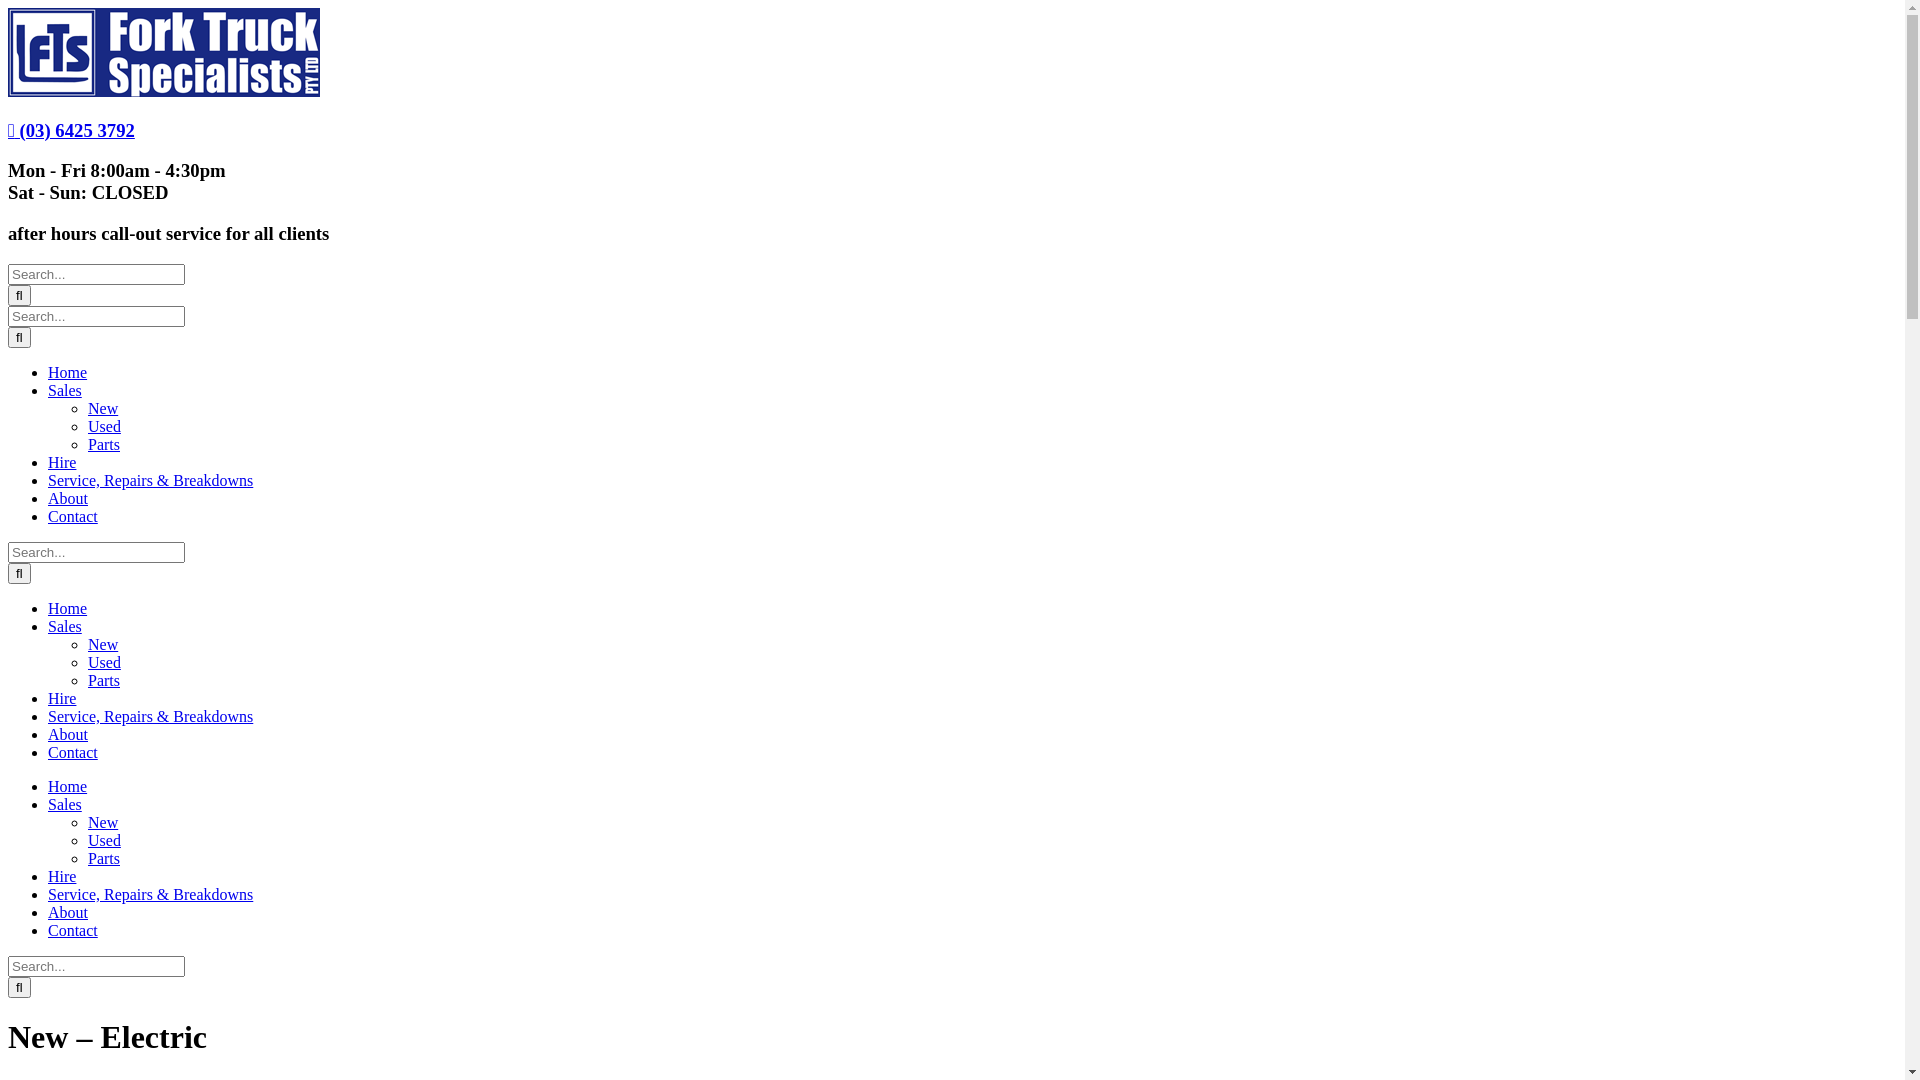  I want to click on 'Home', so click(67, 785).